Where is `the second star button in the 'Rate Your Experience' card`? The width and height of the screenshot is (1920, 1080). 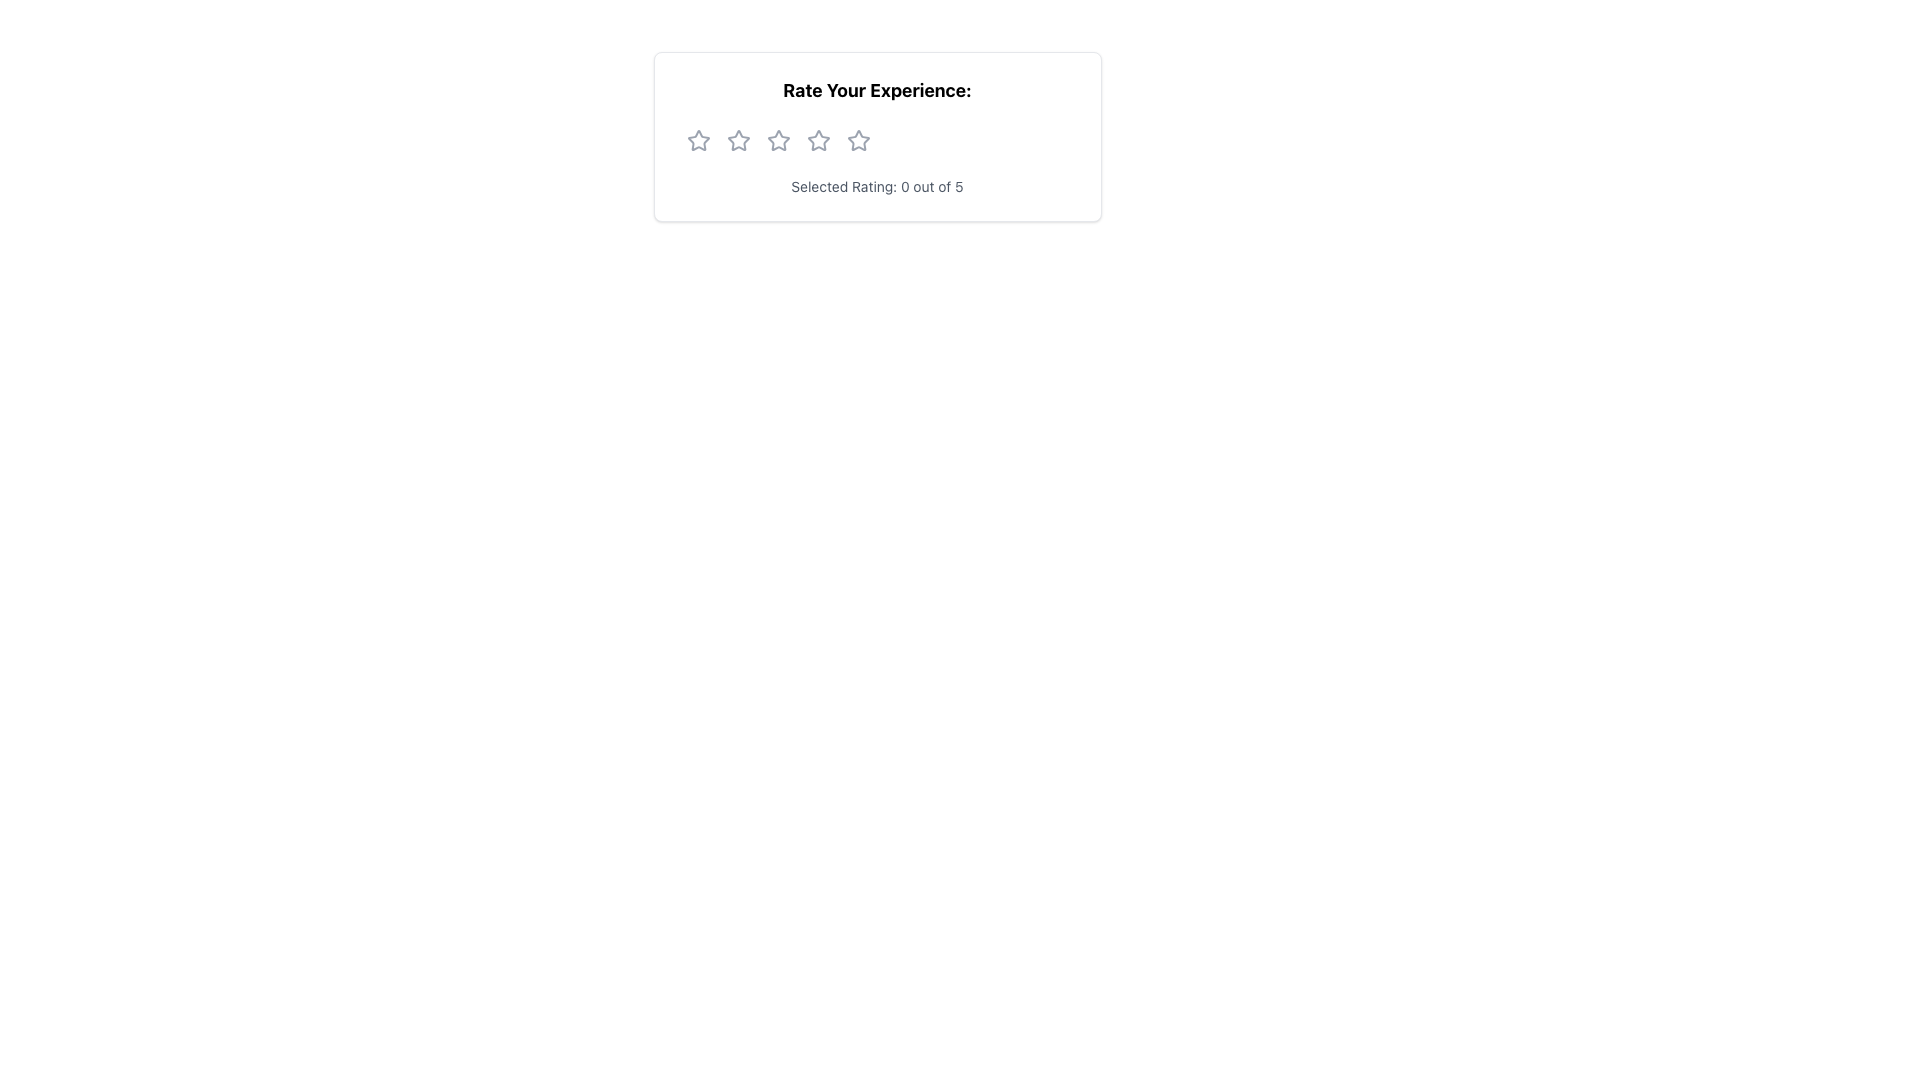
the second star button in the 'Rate Your Experience' card is located at coordinates (777, 139).